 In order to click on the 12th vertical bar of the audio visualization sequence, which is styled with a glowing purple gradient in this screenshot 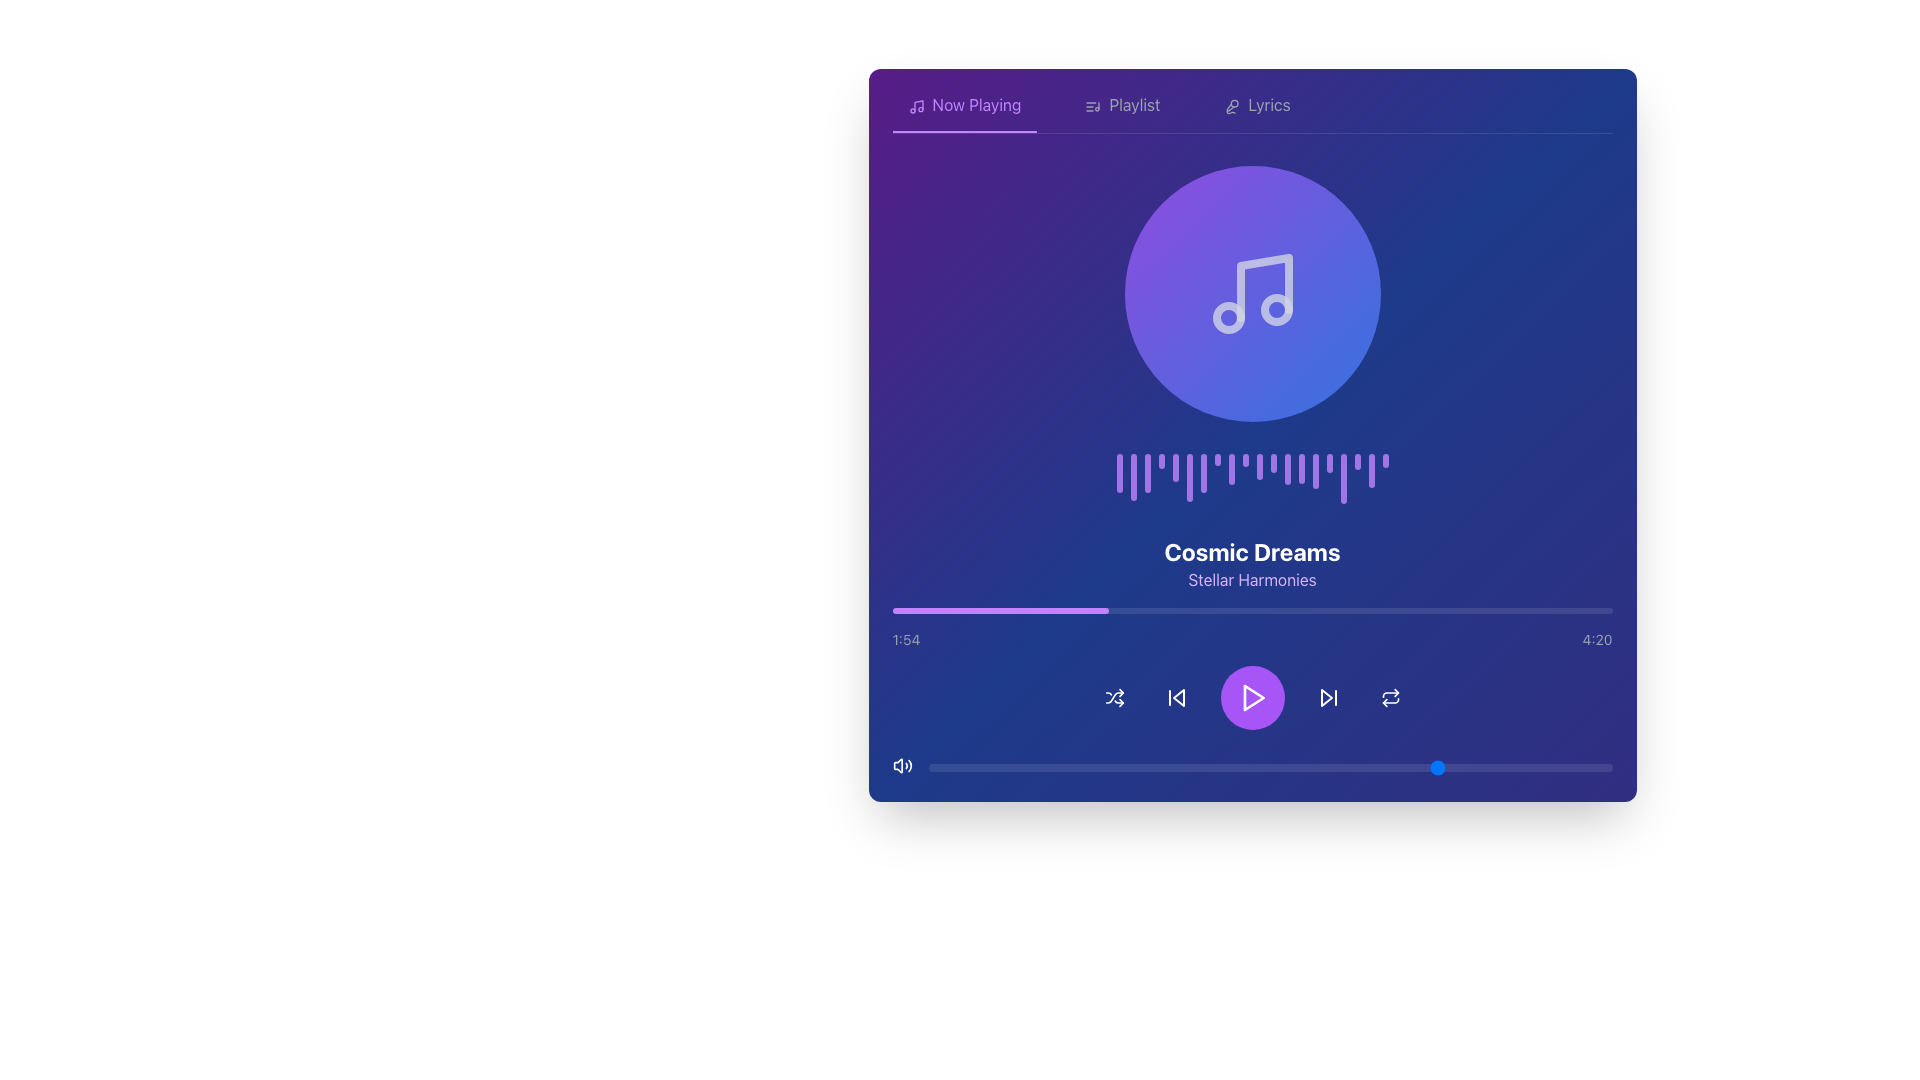, I will do `click(1272, 463)`.